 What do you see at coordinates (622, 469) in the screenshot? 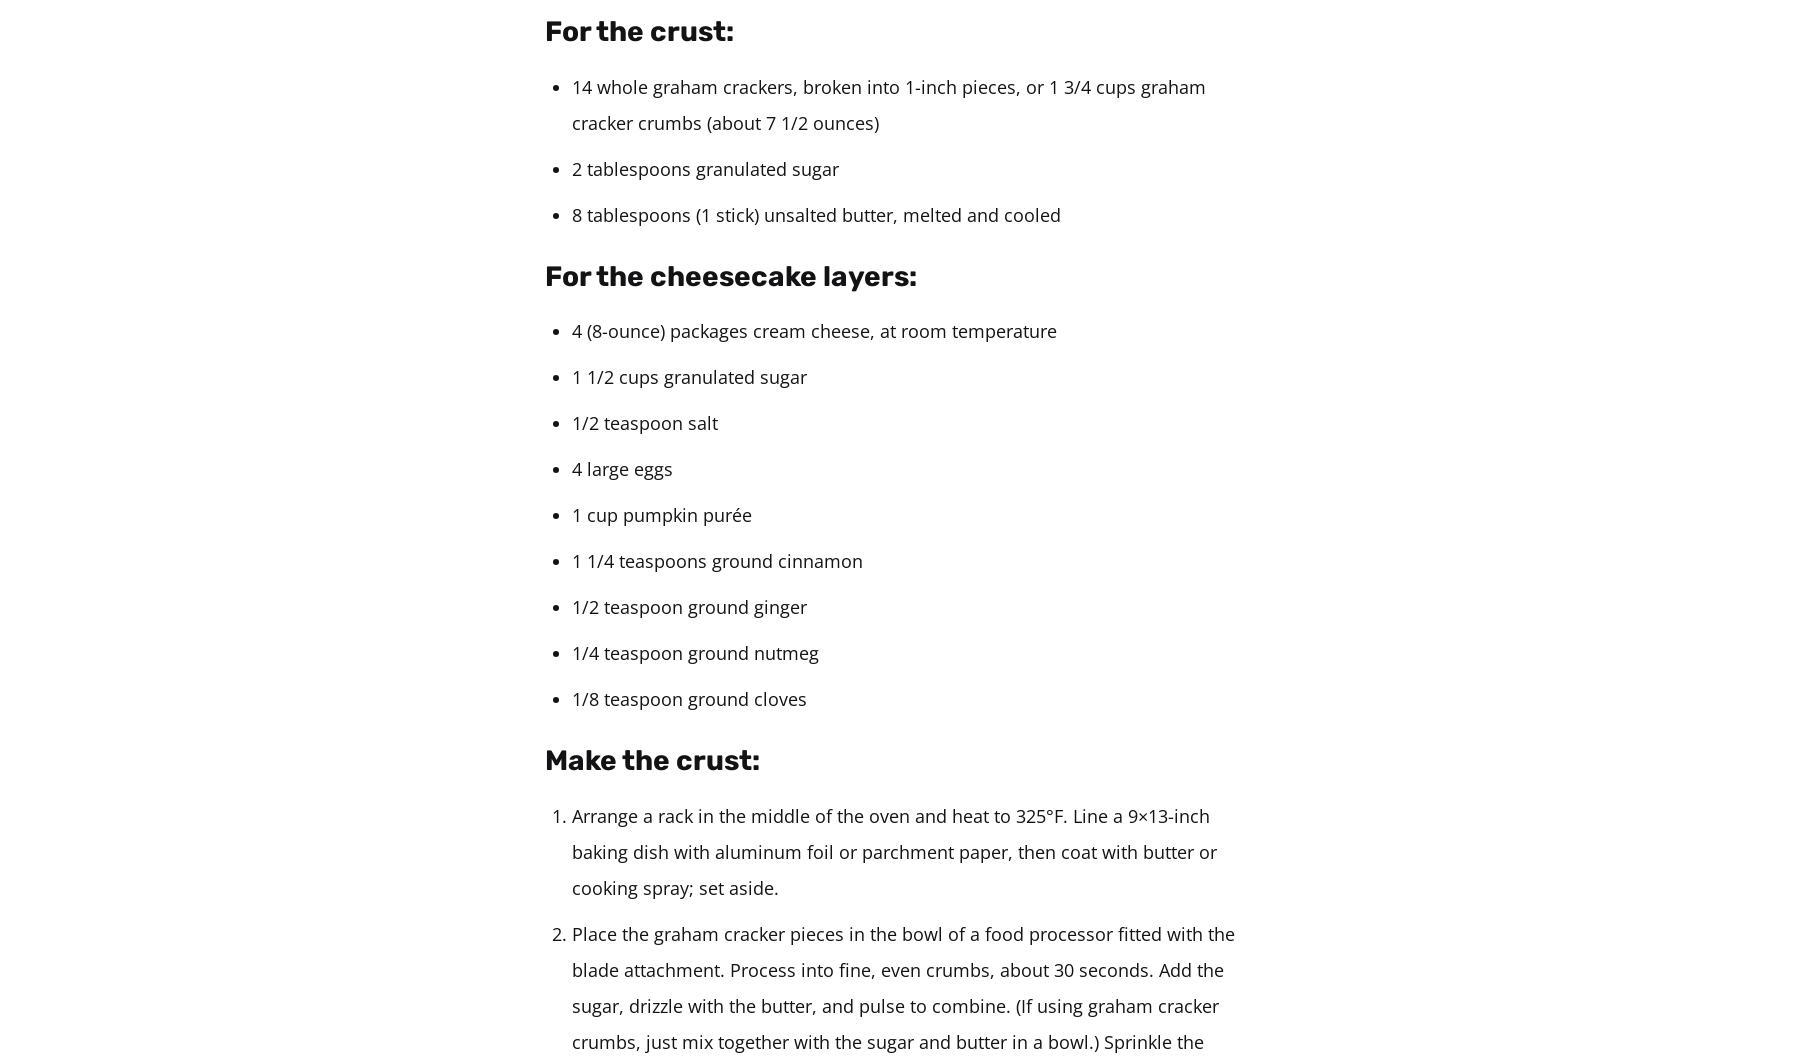
I see `'4 large eggs'` at bounding box center [622, 469].